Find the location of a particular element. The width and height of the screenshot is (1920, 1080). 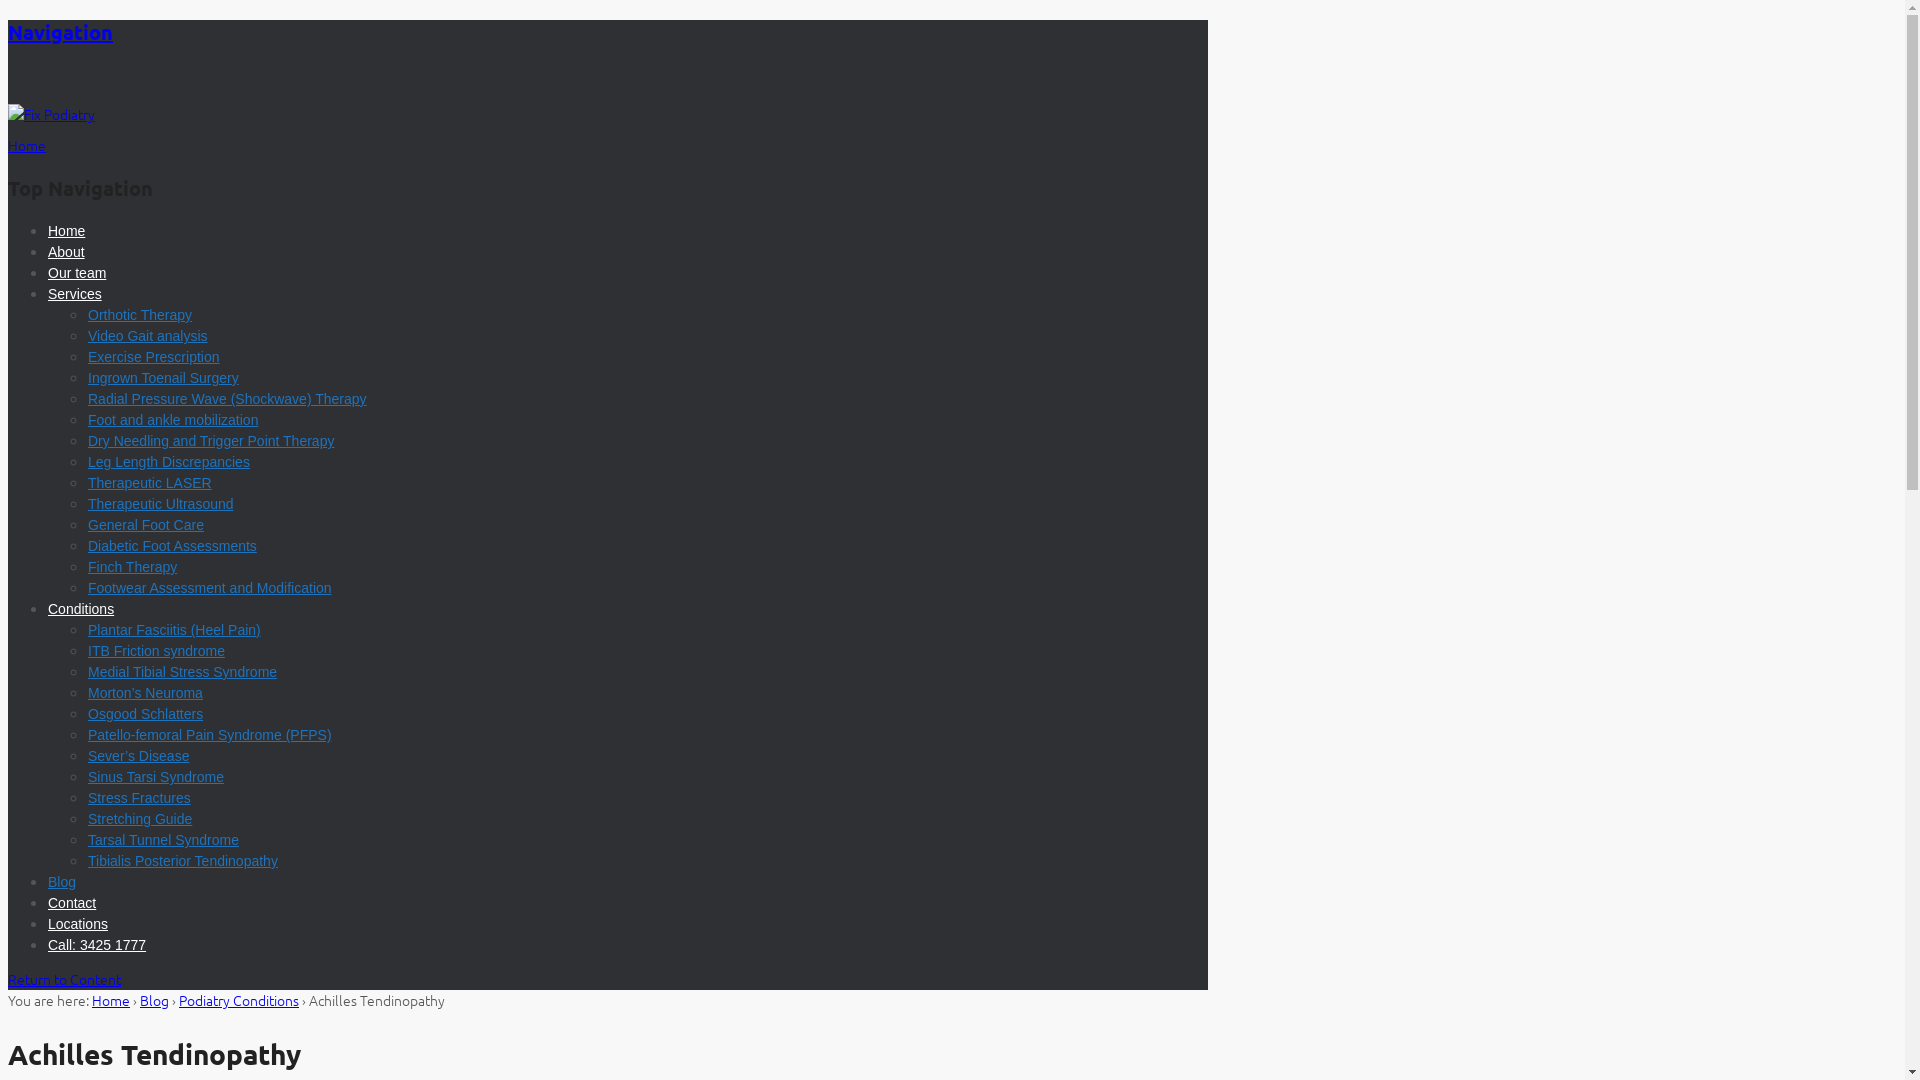

'ITB Friction syndrome' is located at coordinates (155, 651).